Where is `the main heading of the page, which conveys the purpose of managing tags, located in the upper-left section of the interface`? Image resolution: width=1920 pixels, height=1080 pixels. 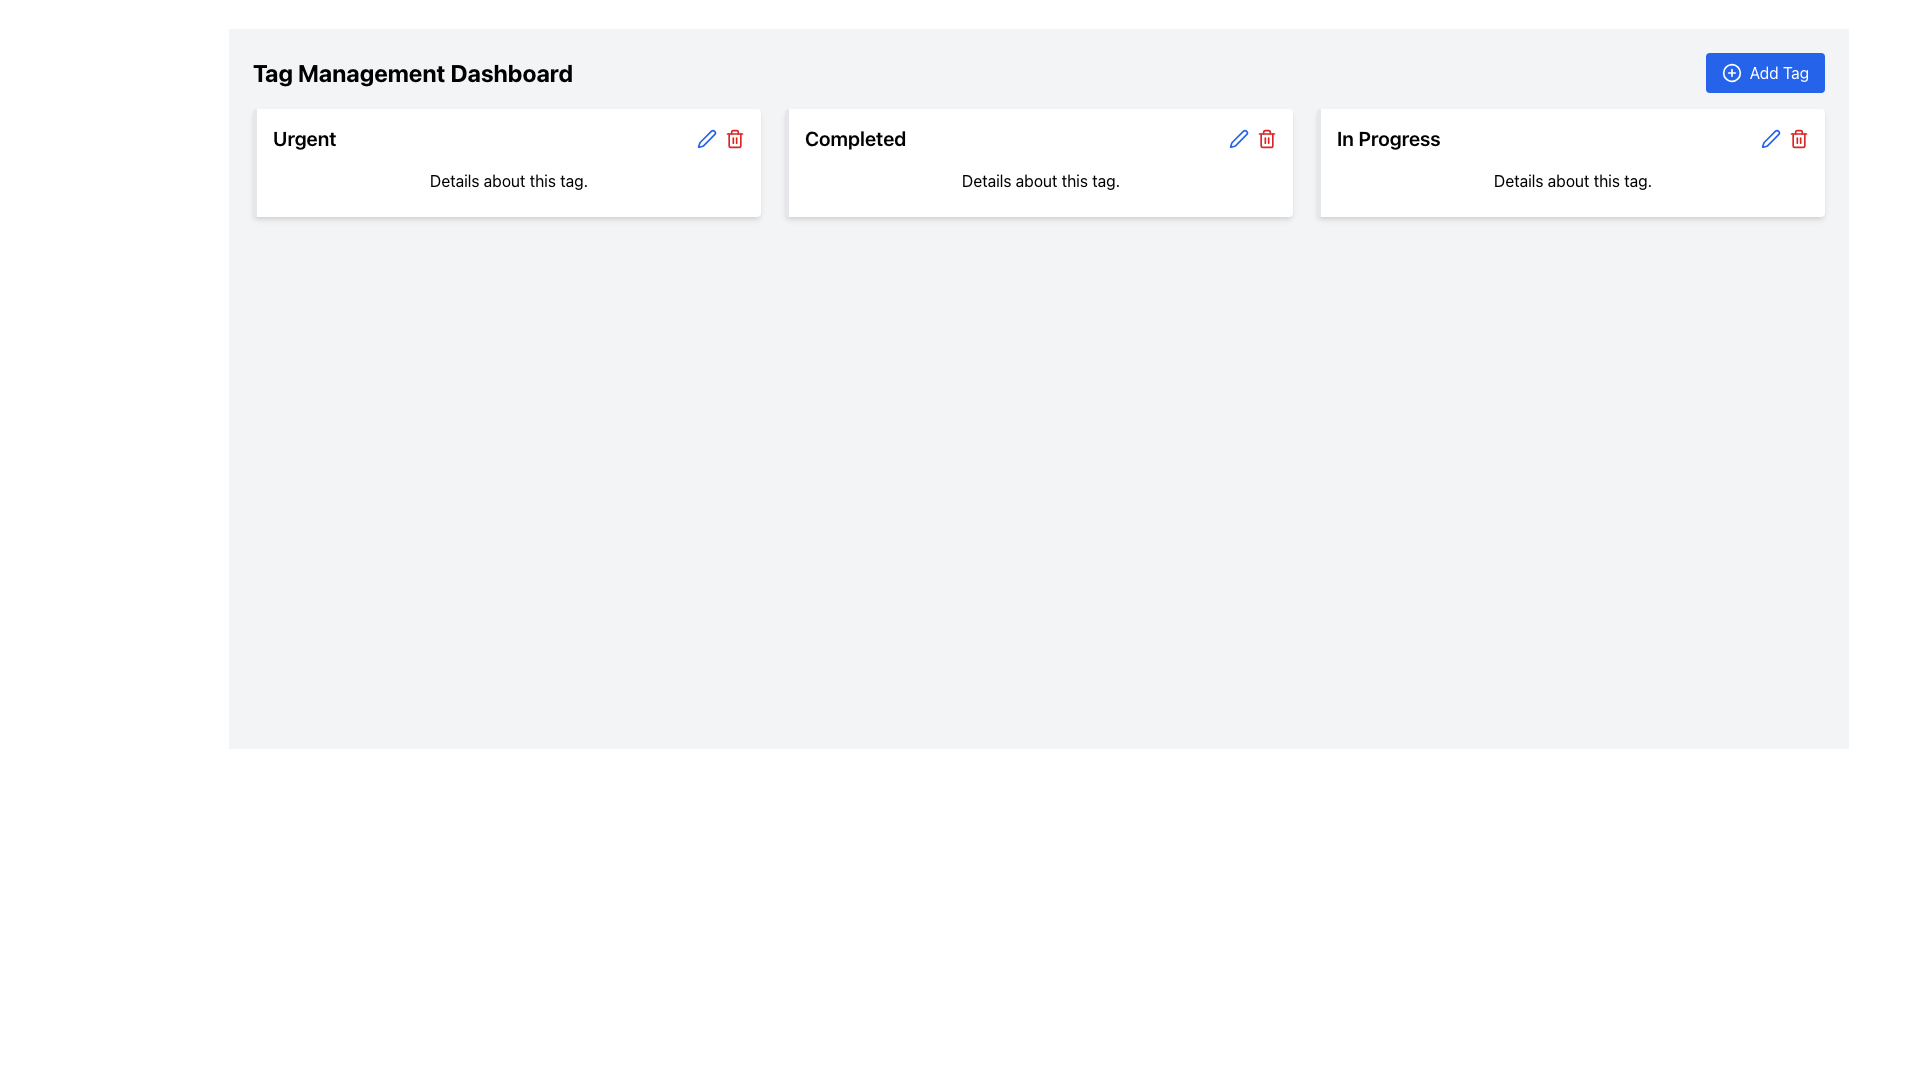
the main heading of the page, which conveys the purpose of managing tags, located in the upper-left section of the interface is located at coordinates (411, 72).